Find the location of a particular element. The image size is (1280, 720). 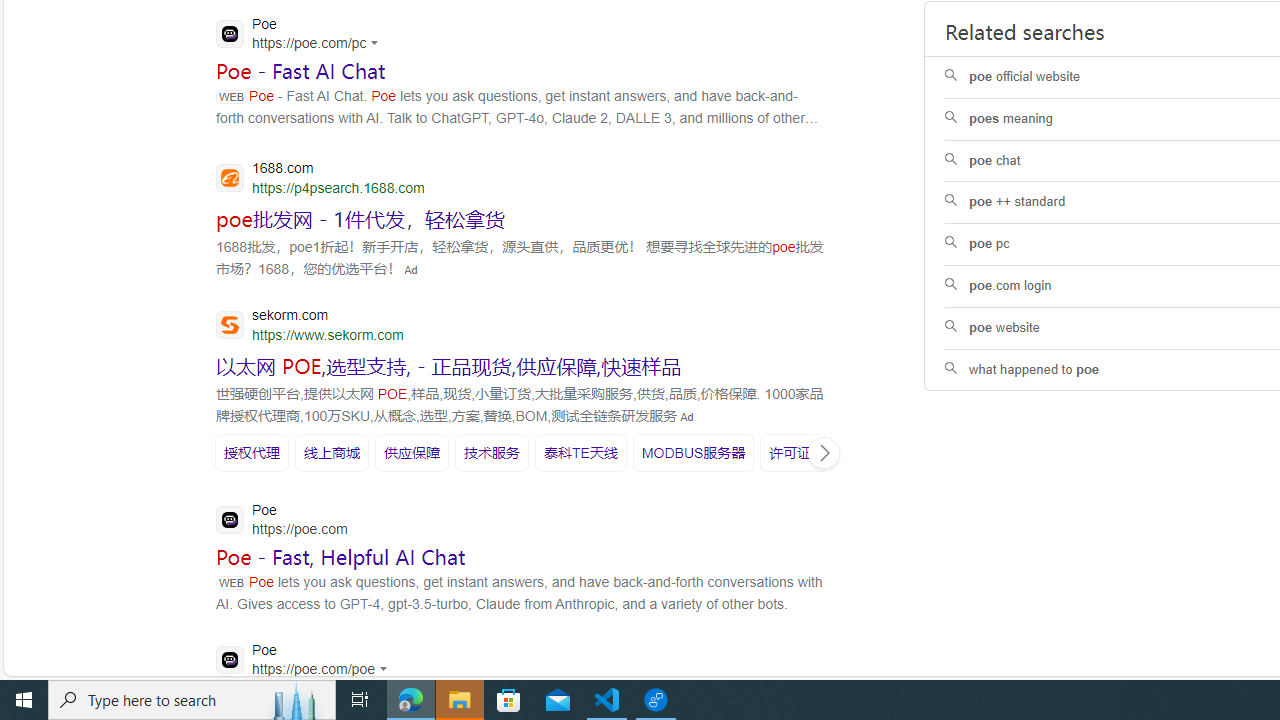

'SERP,5595' is located at coordinates (251, 452).